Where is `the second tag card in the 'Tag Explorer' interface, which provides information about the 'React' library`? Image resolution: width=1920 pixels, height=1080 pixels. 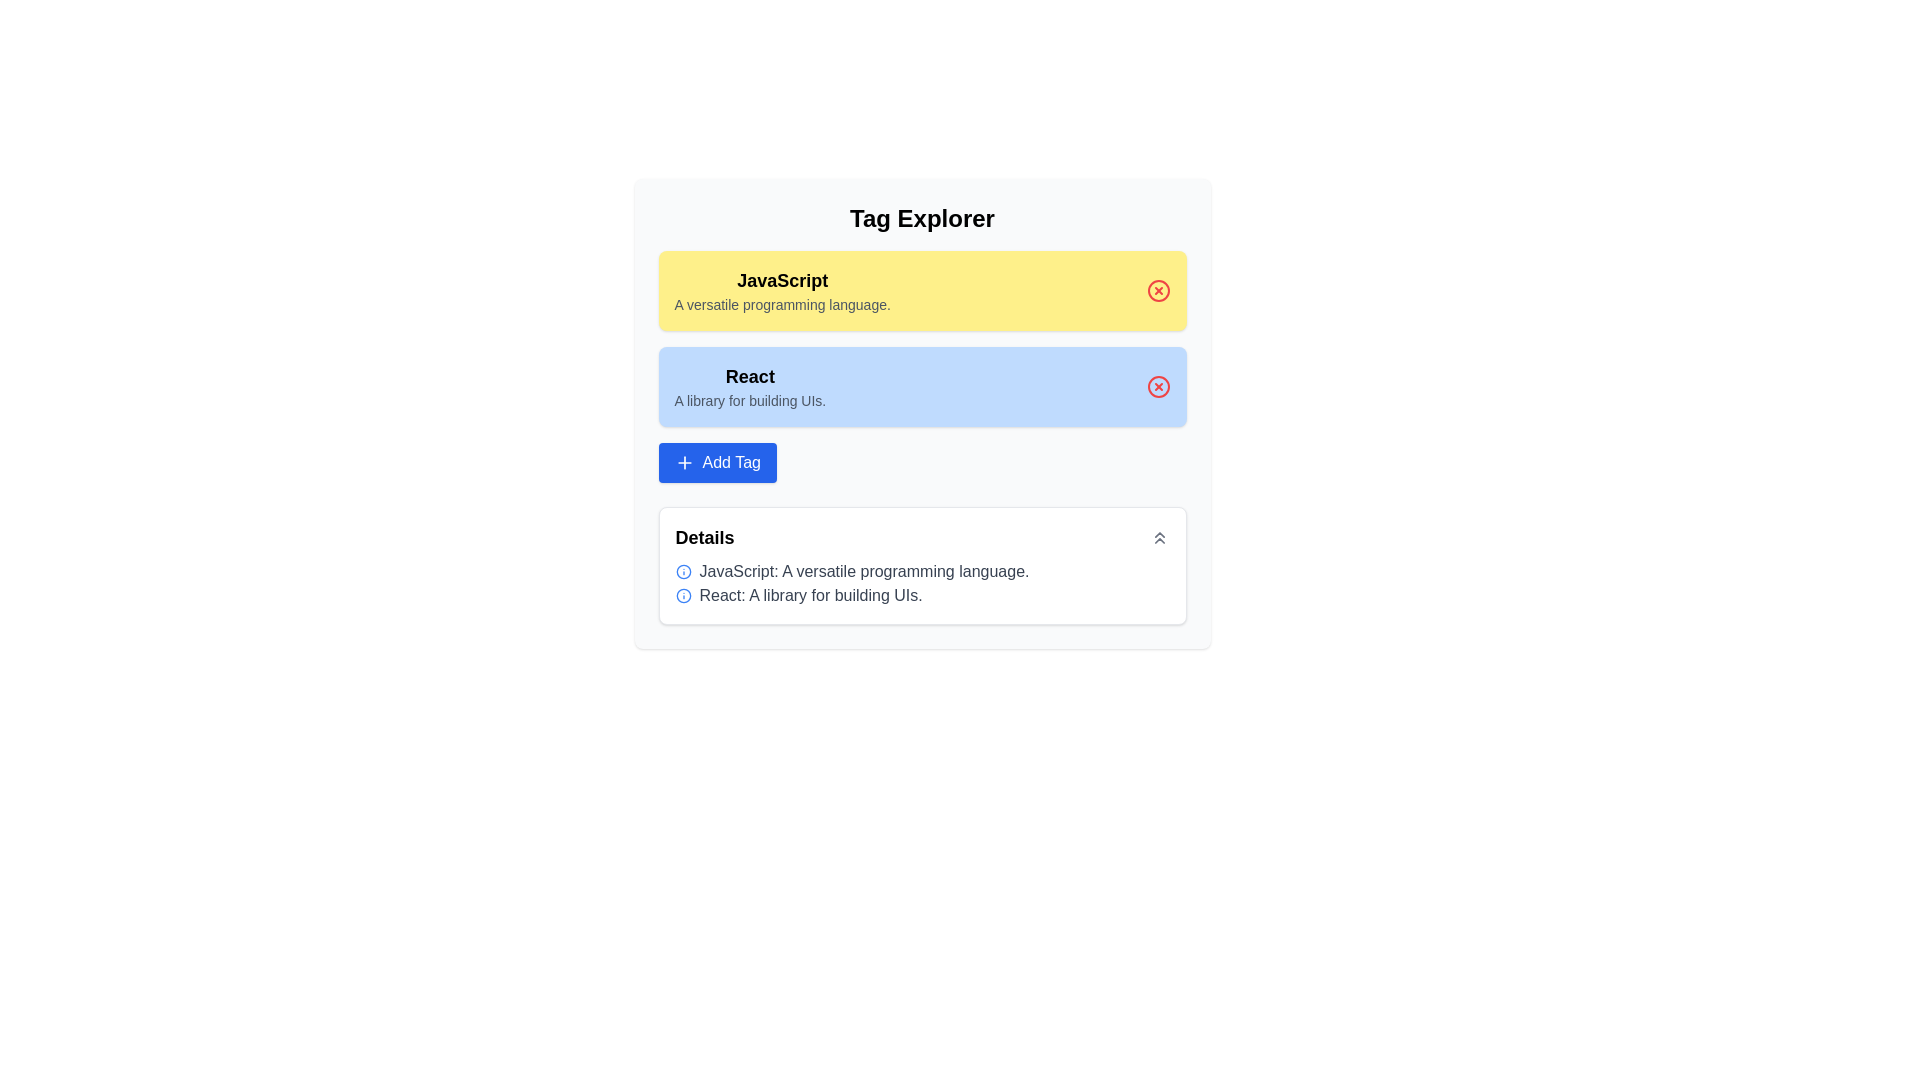
the second tag card in the 'Tag Explorer' interface, which provides information about the 'React' library is located at coordinates (749, 386).